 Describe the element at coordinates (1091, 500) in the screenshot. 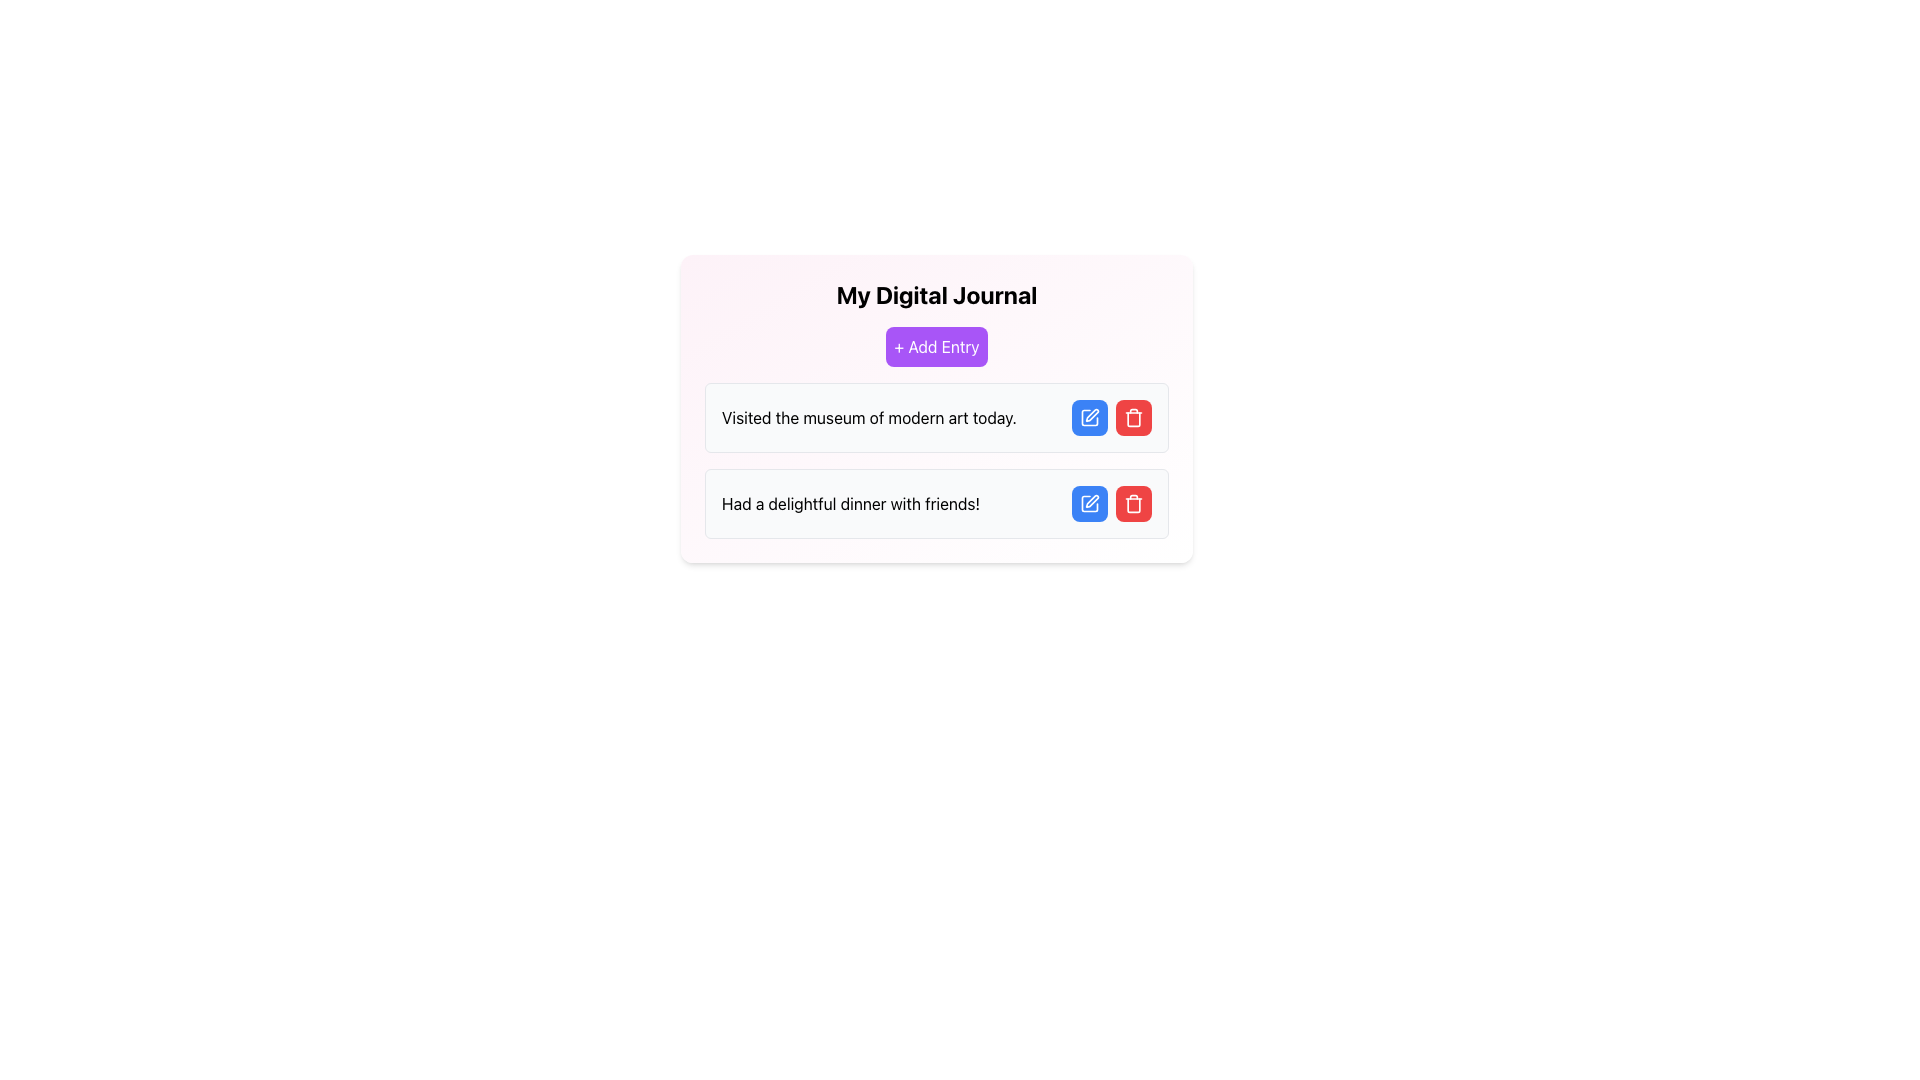

I see `the pen-shaped icon within the 'Edit' button in the second row of the journal entry listing as a visual cue for editing` at that location.